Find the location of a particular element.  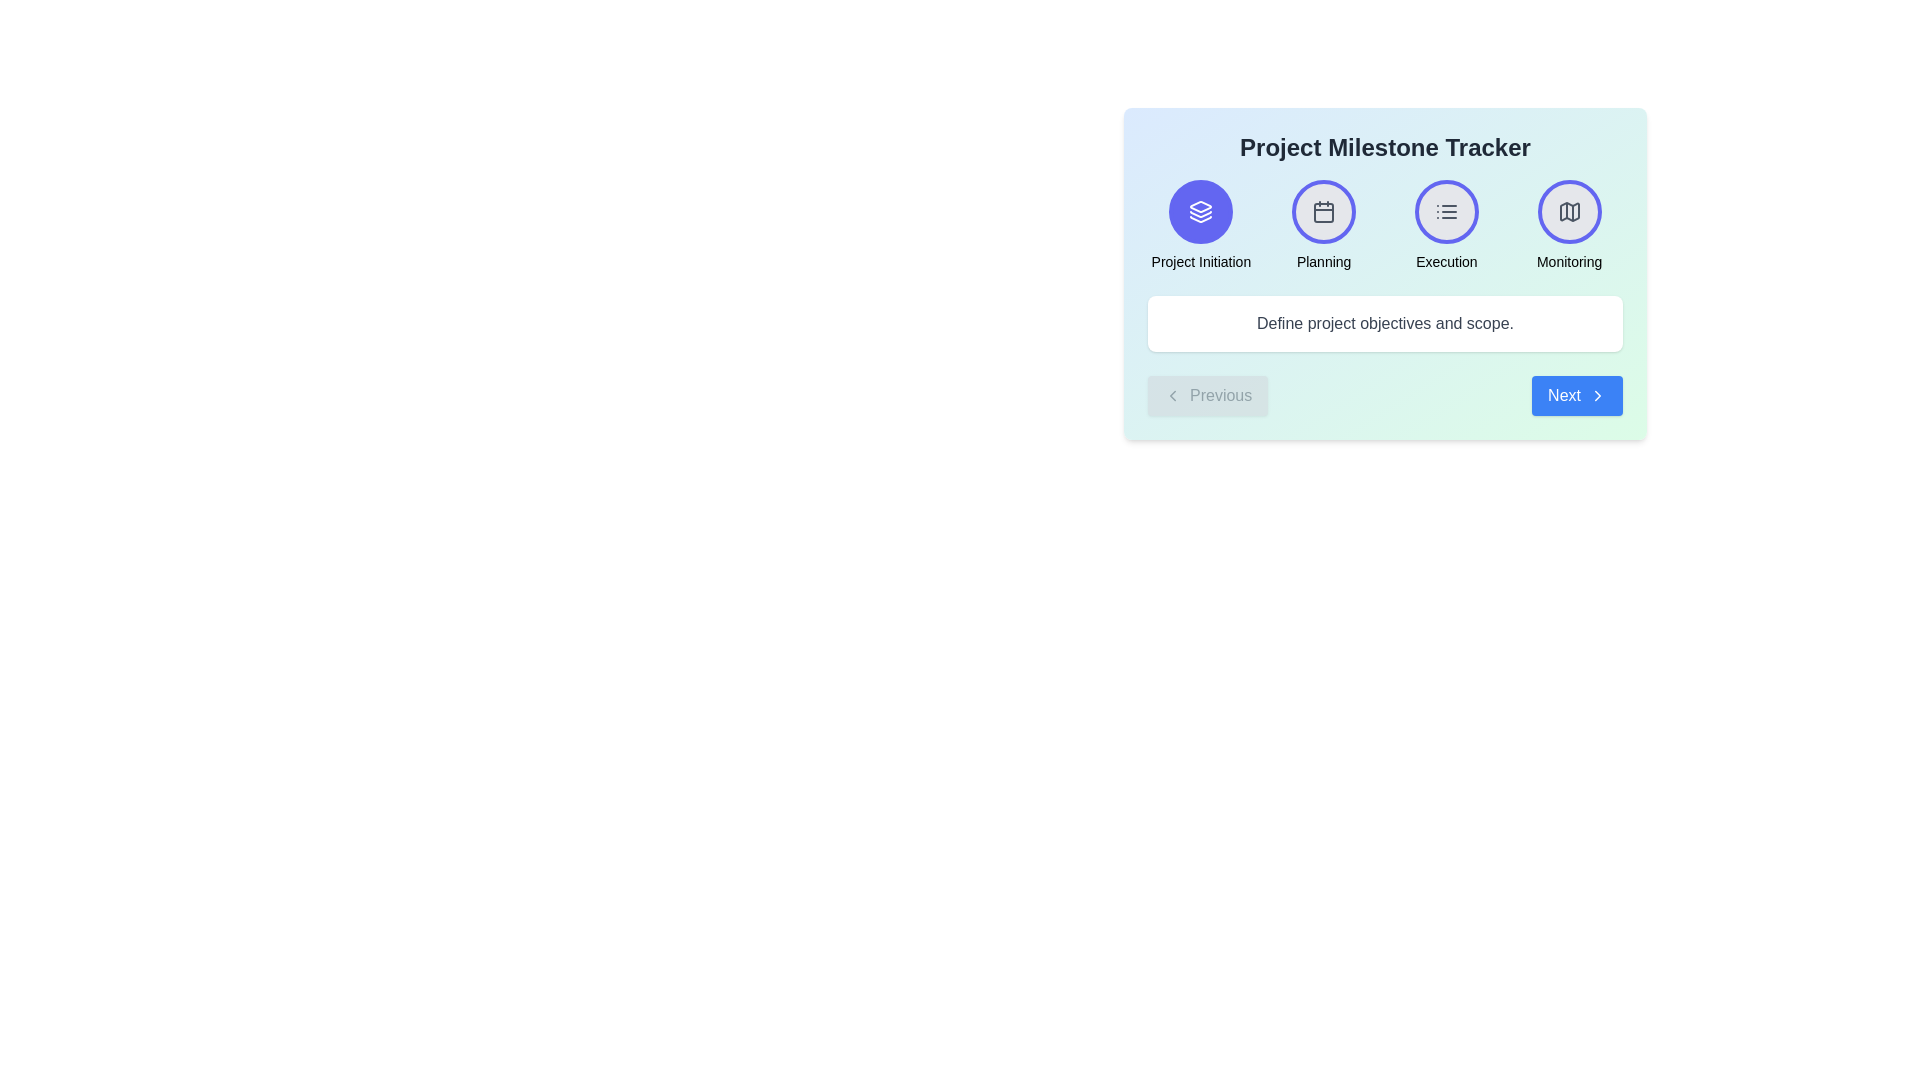

the chevron-shaped icon pointing left that is located within the 'Previous' button, adjacent to its label is located at coordinates (1172, 396).